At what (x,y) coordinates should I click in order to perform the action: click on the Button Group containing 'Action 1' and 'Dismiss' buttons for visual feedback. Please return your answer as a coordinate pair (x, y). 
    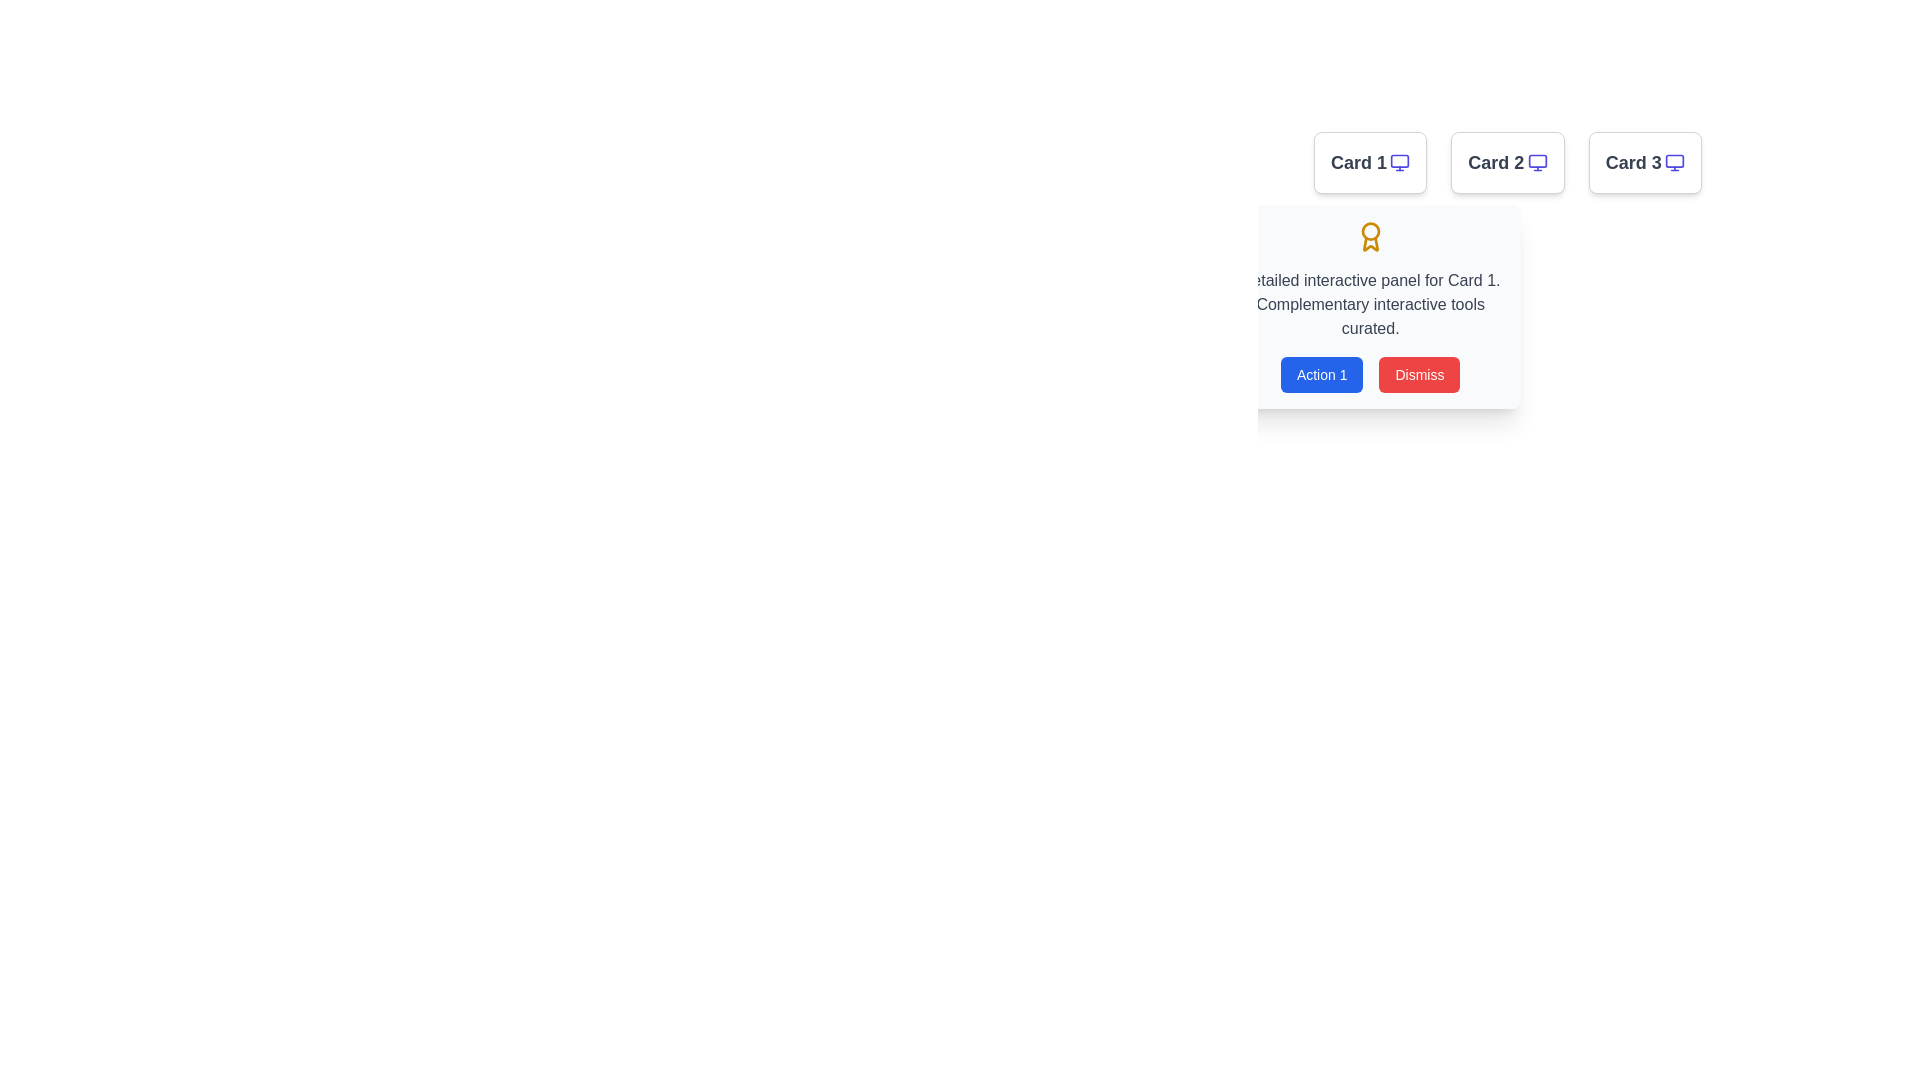
    Looking at the image, I should click on (1369, 374).